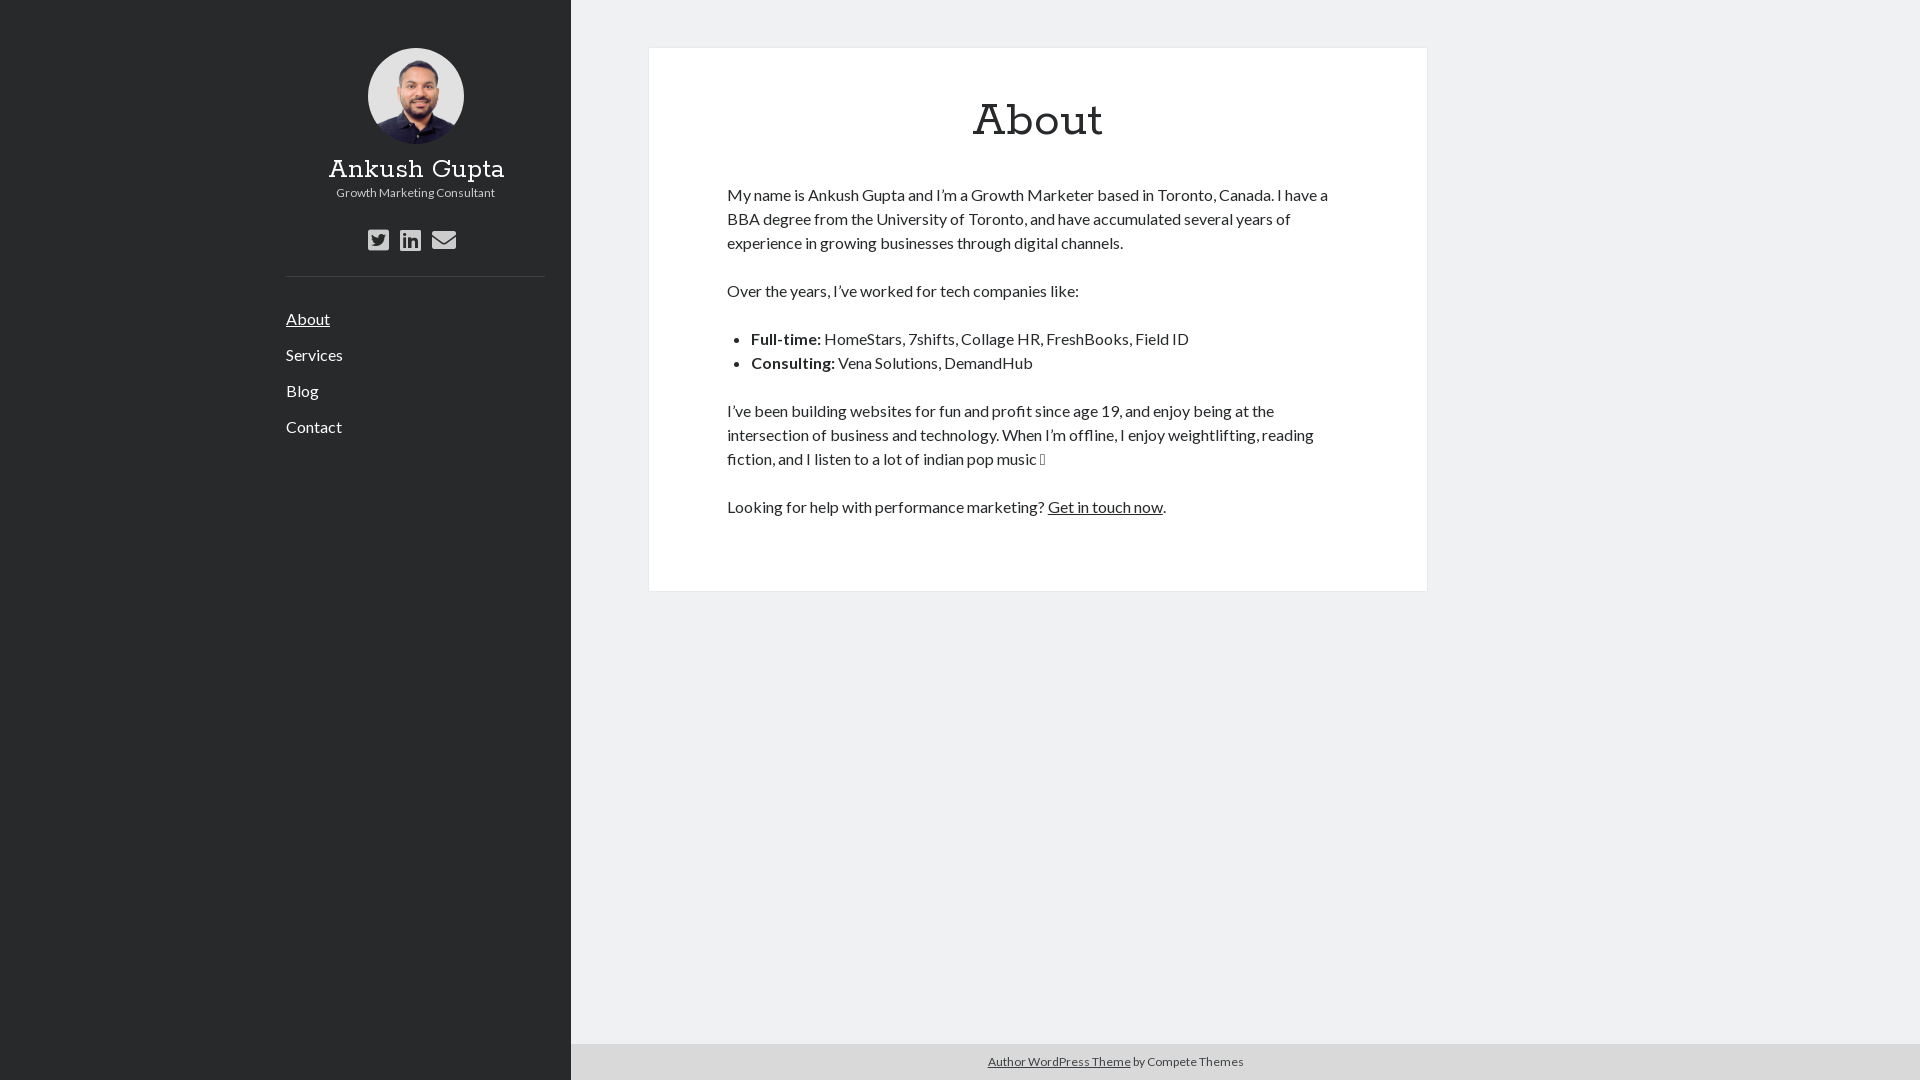  What do you see at coordinates (1104, 505) in the screenshot?
I see `'Get in touch now'` at bounding box center [1104, 505].